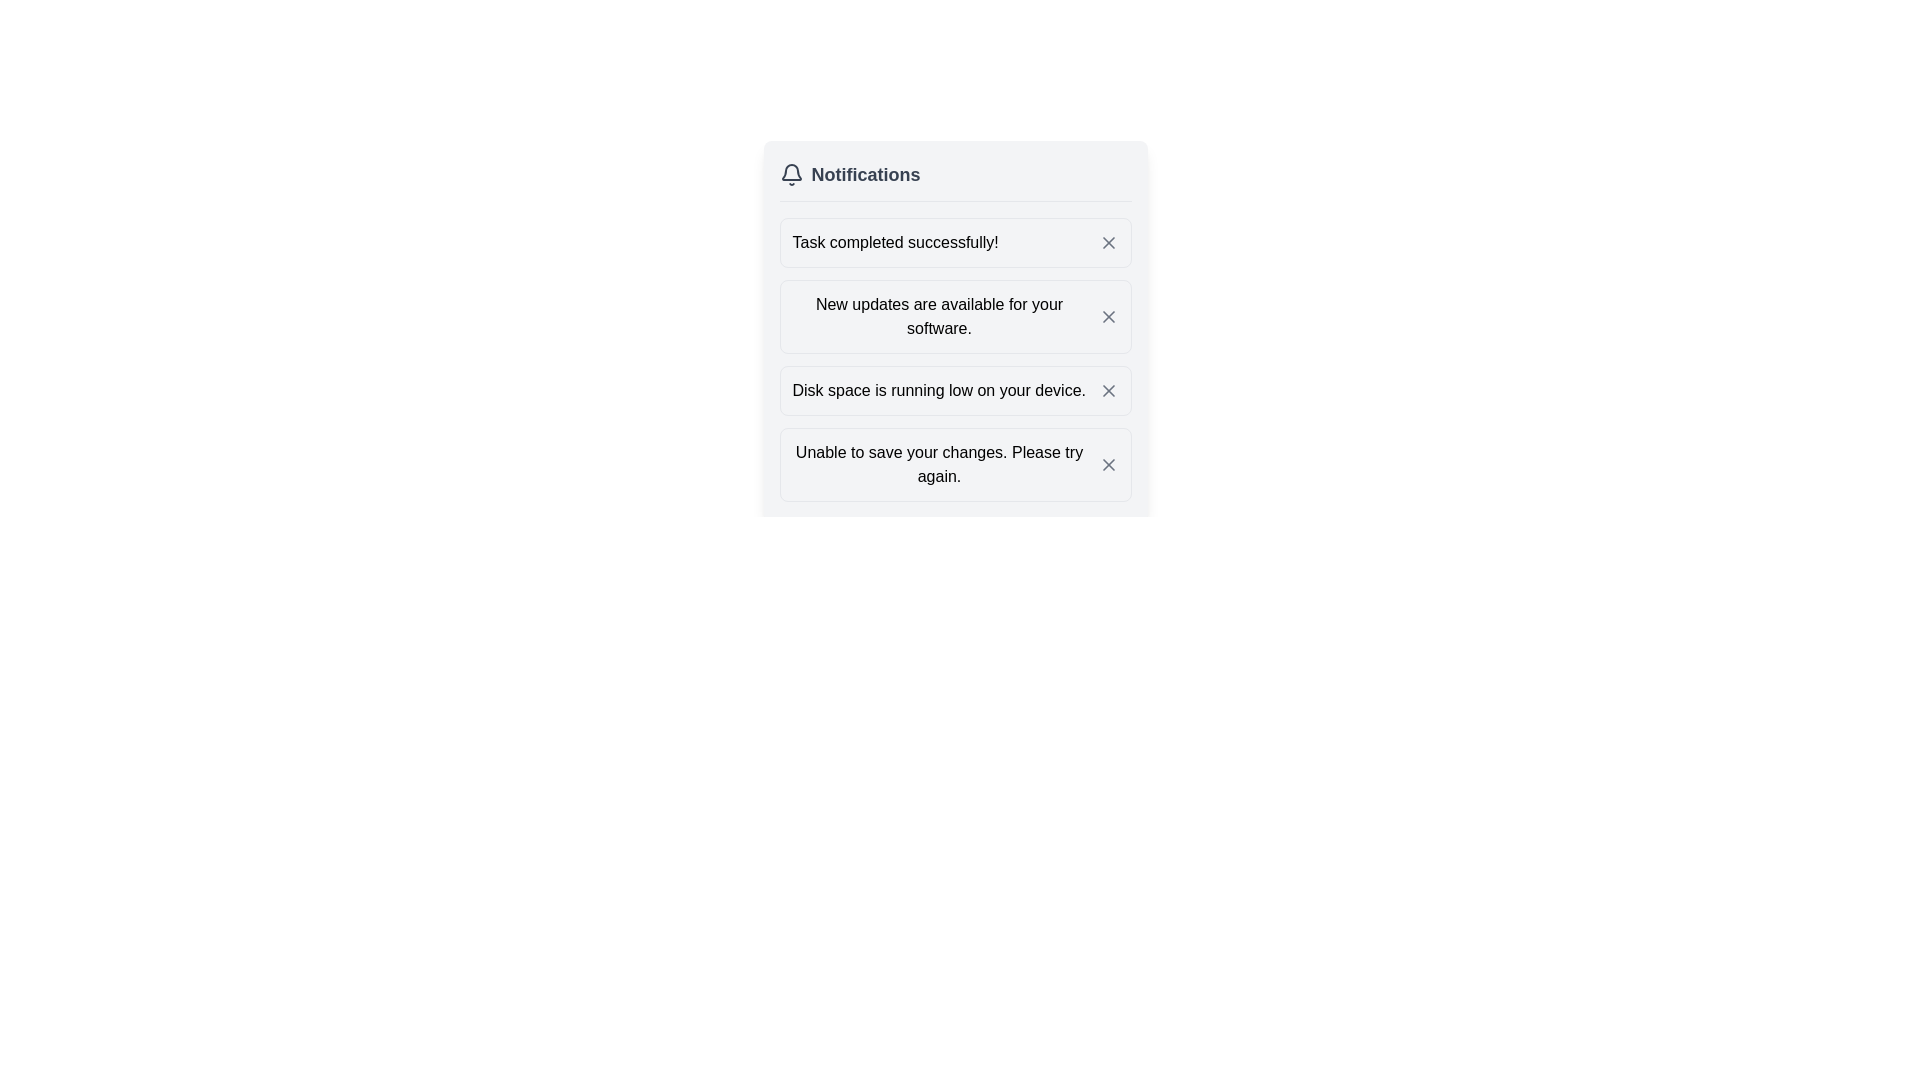  I want to click on the dismiss button located to the far right of the 'New updates are available for your software.' notification box, so click(1107, 315).